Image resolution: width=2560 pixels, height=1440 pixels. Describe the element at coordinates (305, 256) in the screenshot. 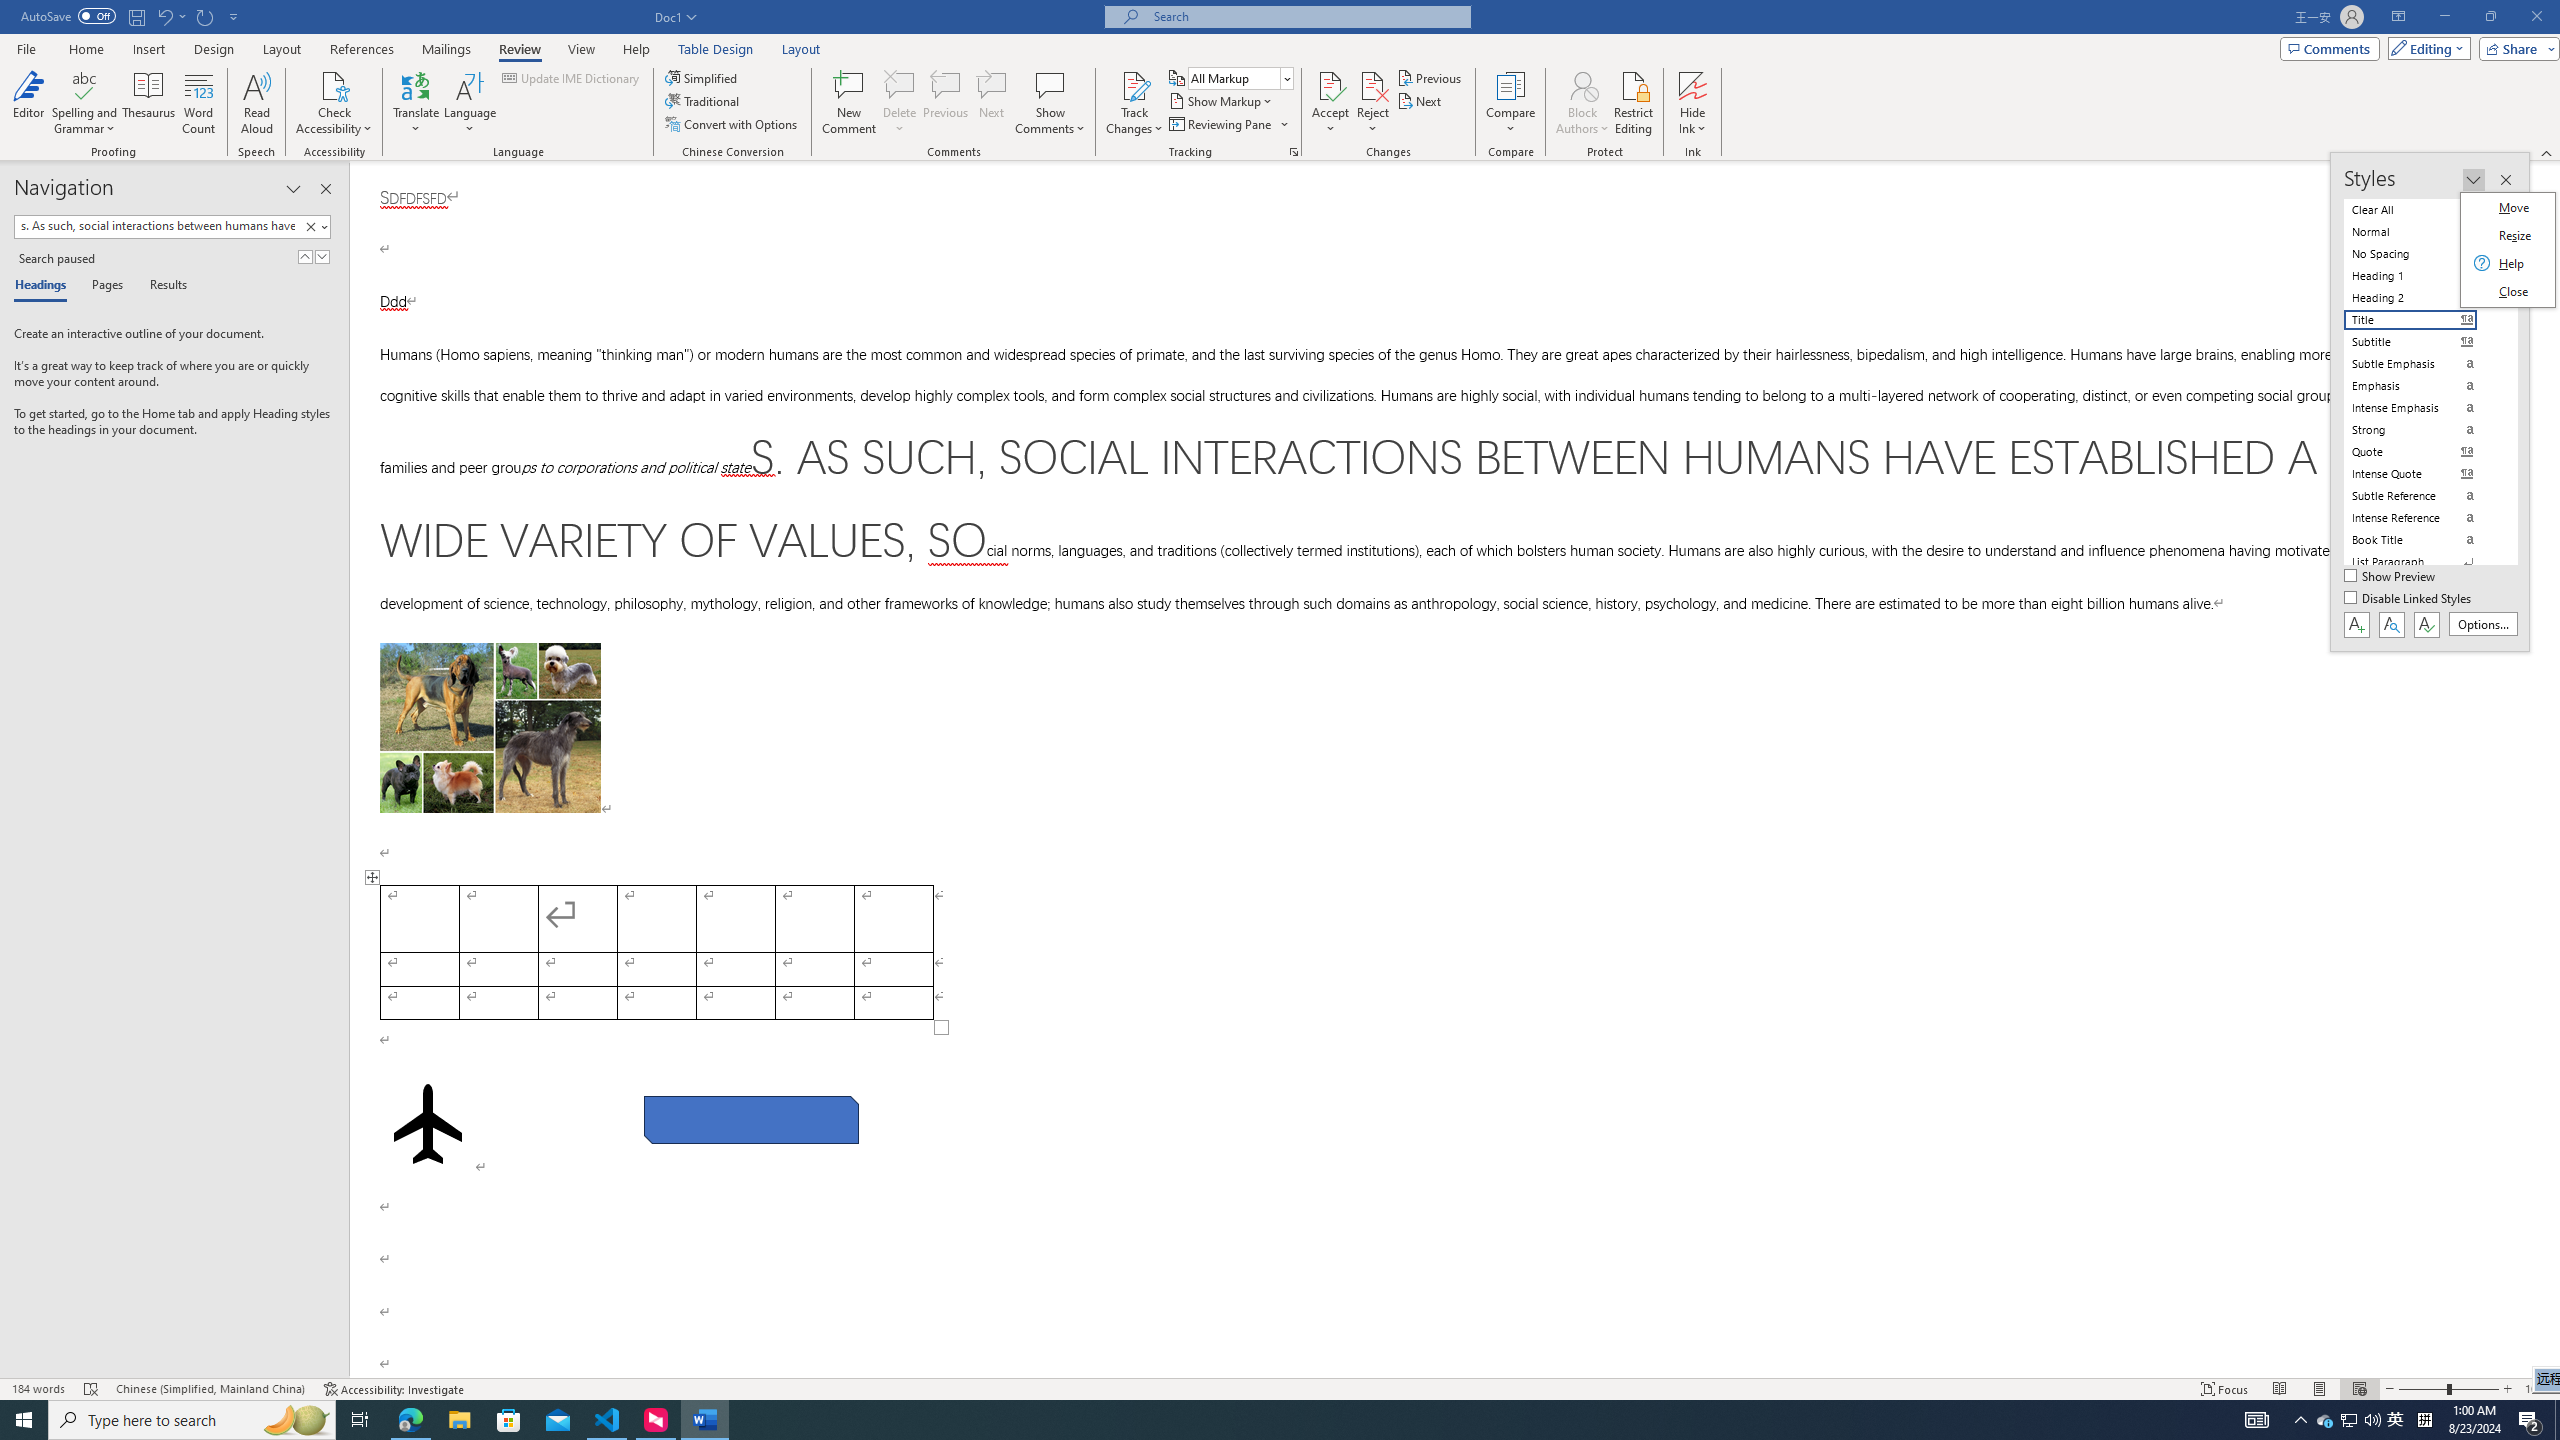

I see `'Previous Result'` at that location.